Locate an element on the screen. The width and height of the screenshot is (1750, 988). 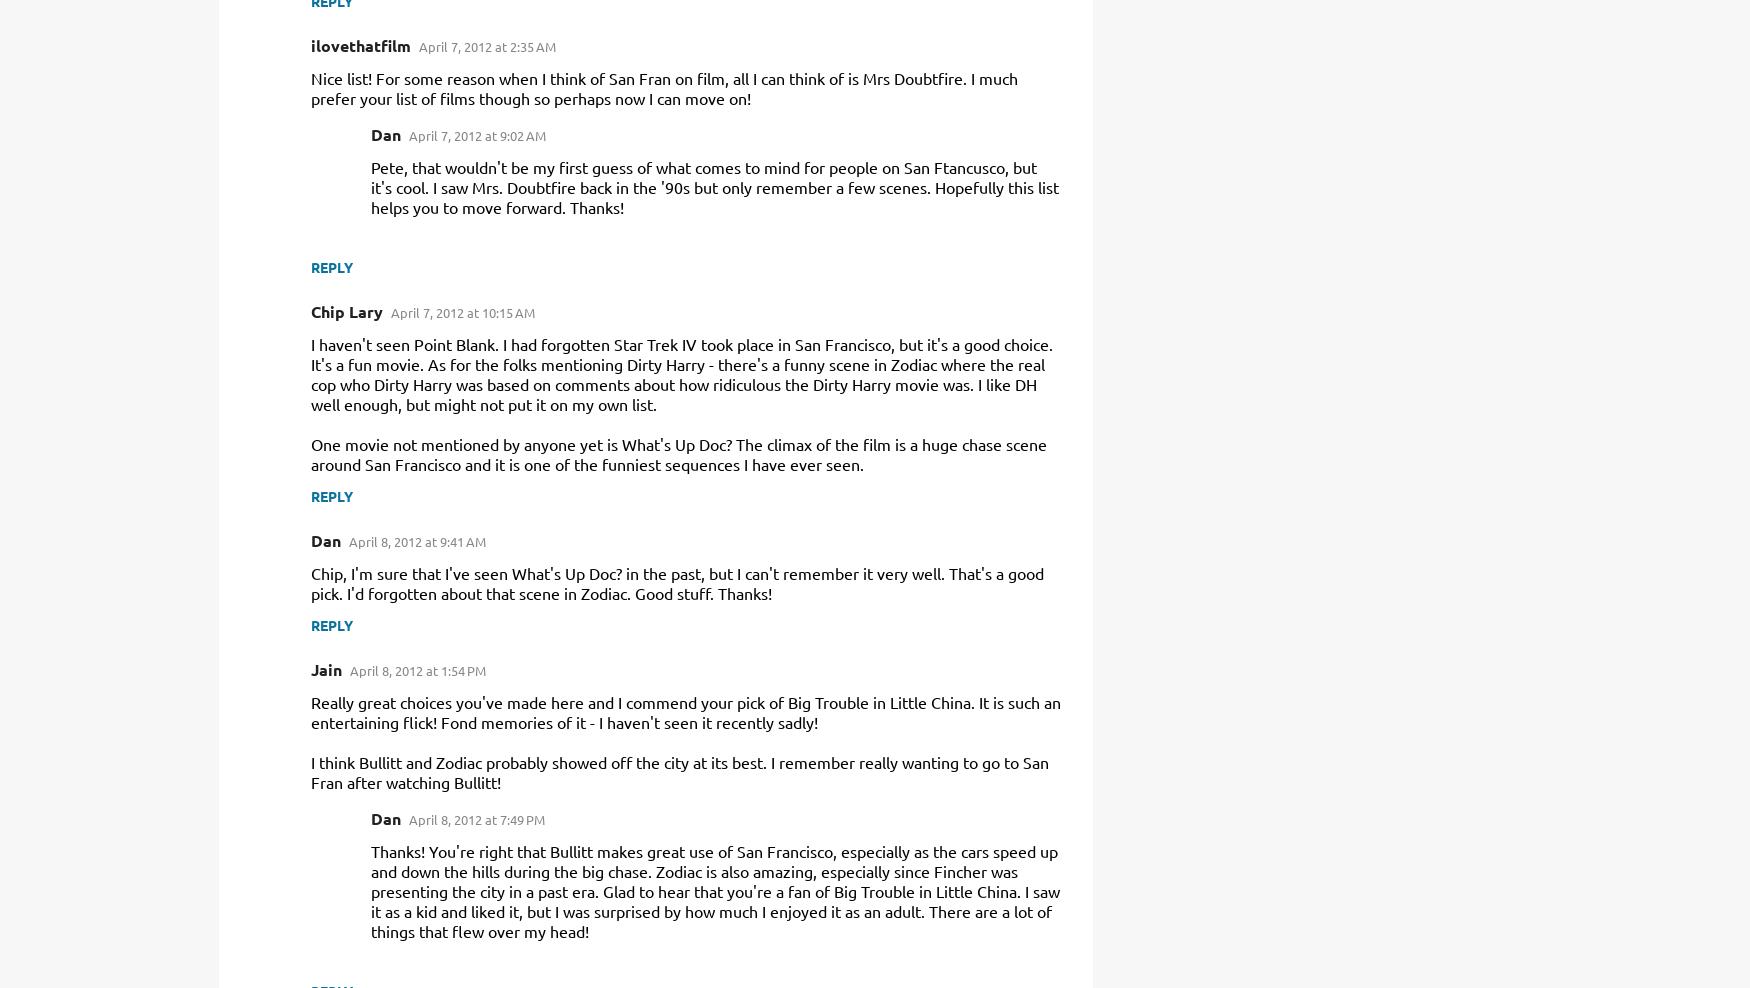
'April 8, 2012 at 1:54 PM' is located at coordinates (417, 669).